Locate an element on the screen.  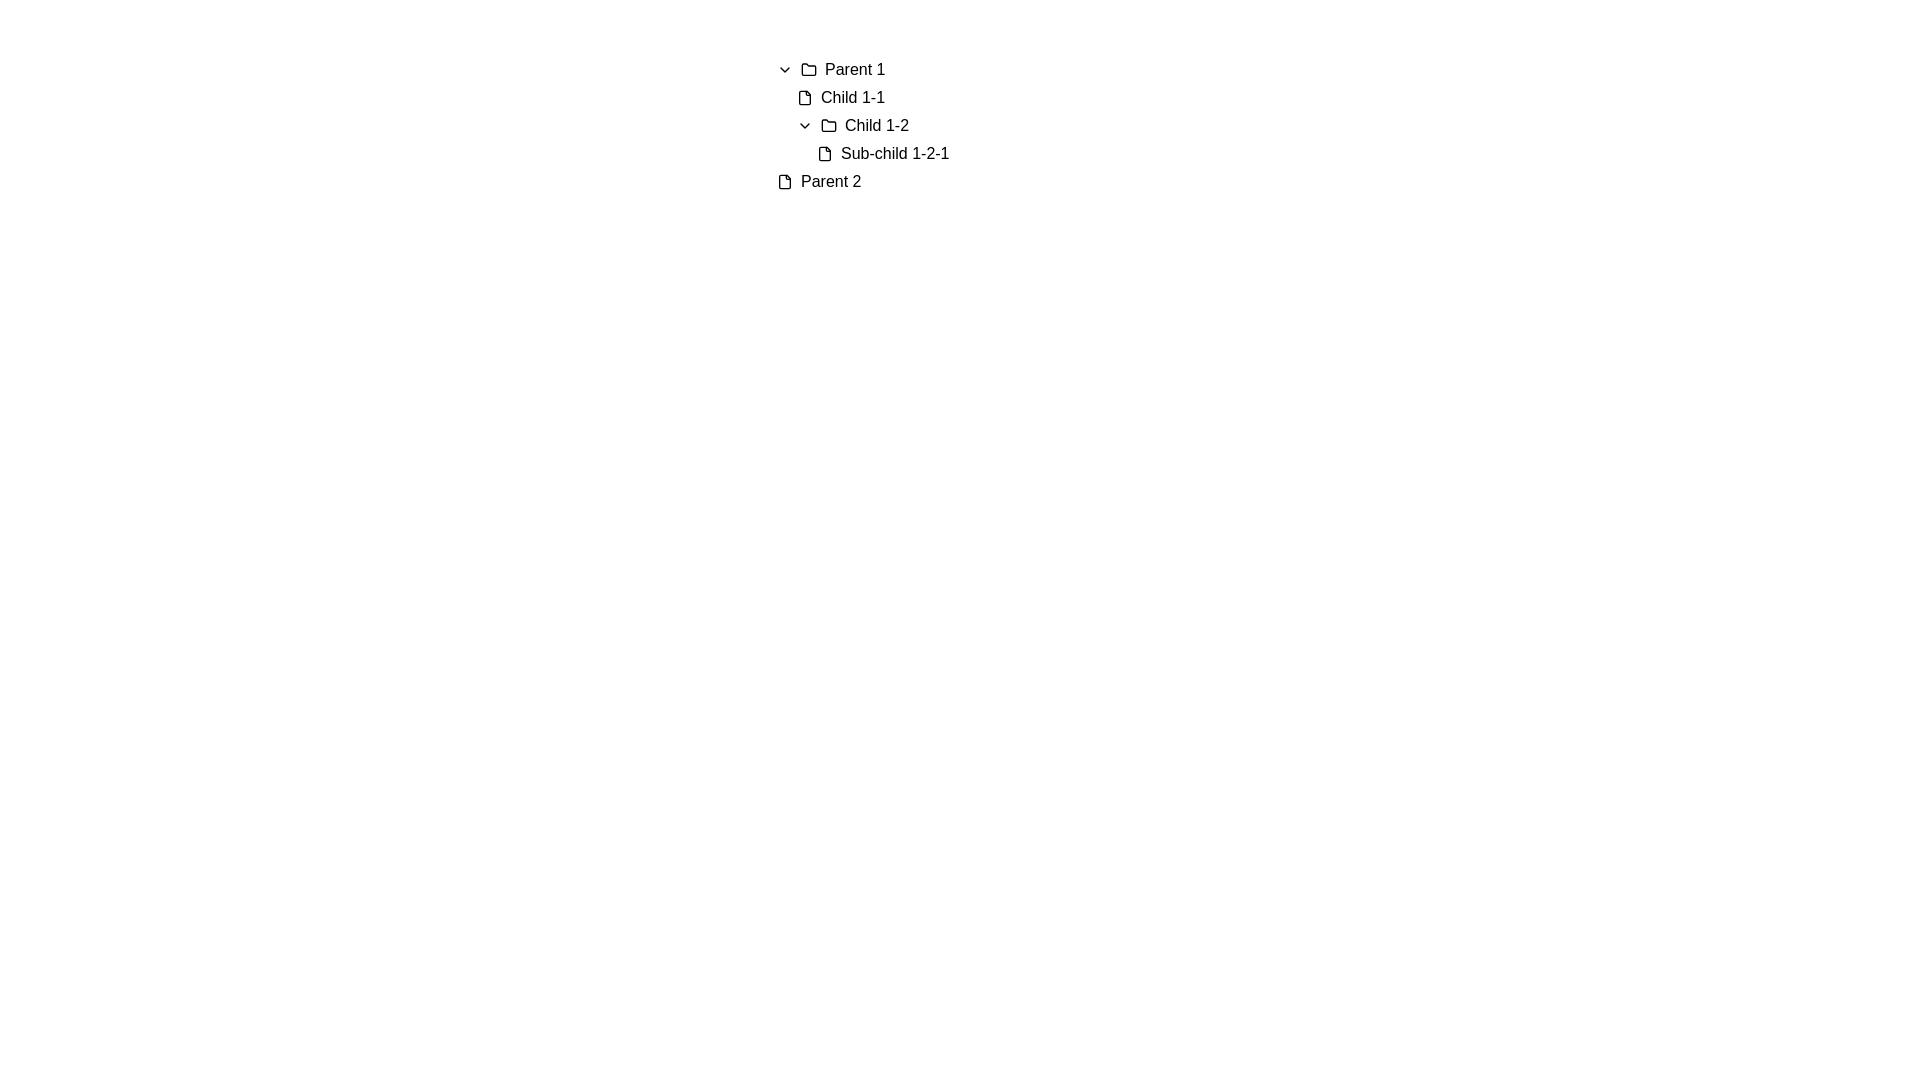
the file icon component, which is styled as a document with a folded corner at the top-right, and is the first part of its composite SVG element is located at coordinates (825, 153).